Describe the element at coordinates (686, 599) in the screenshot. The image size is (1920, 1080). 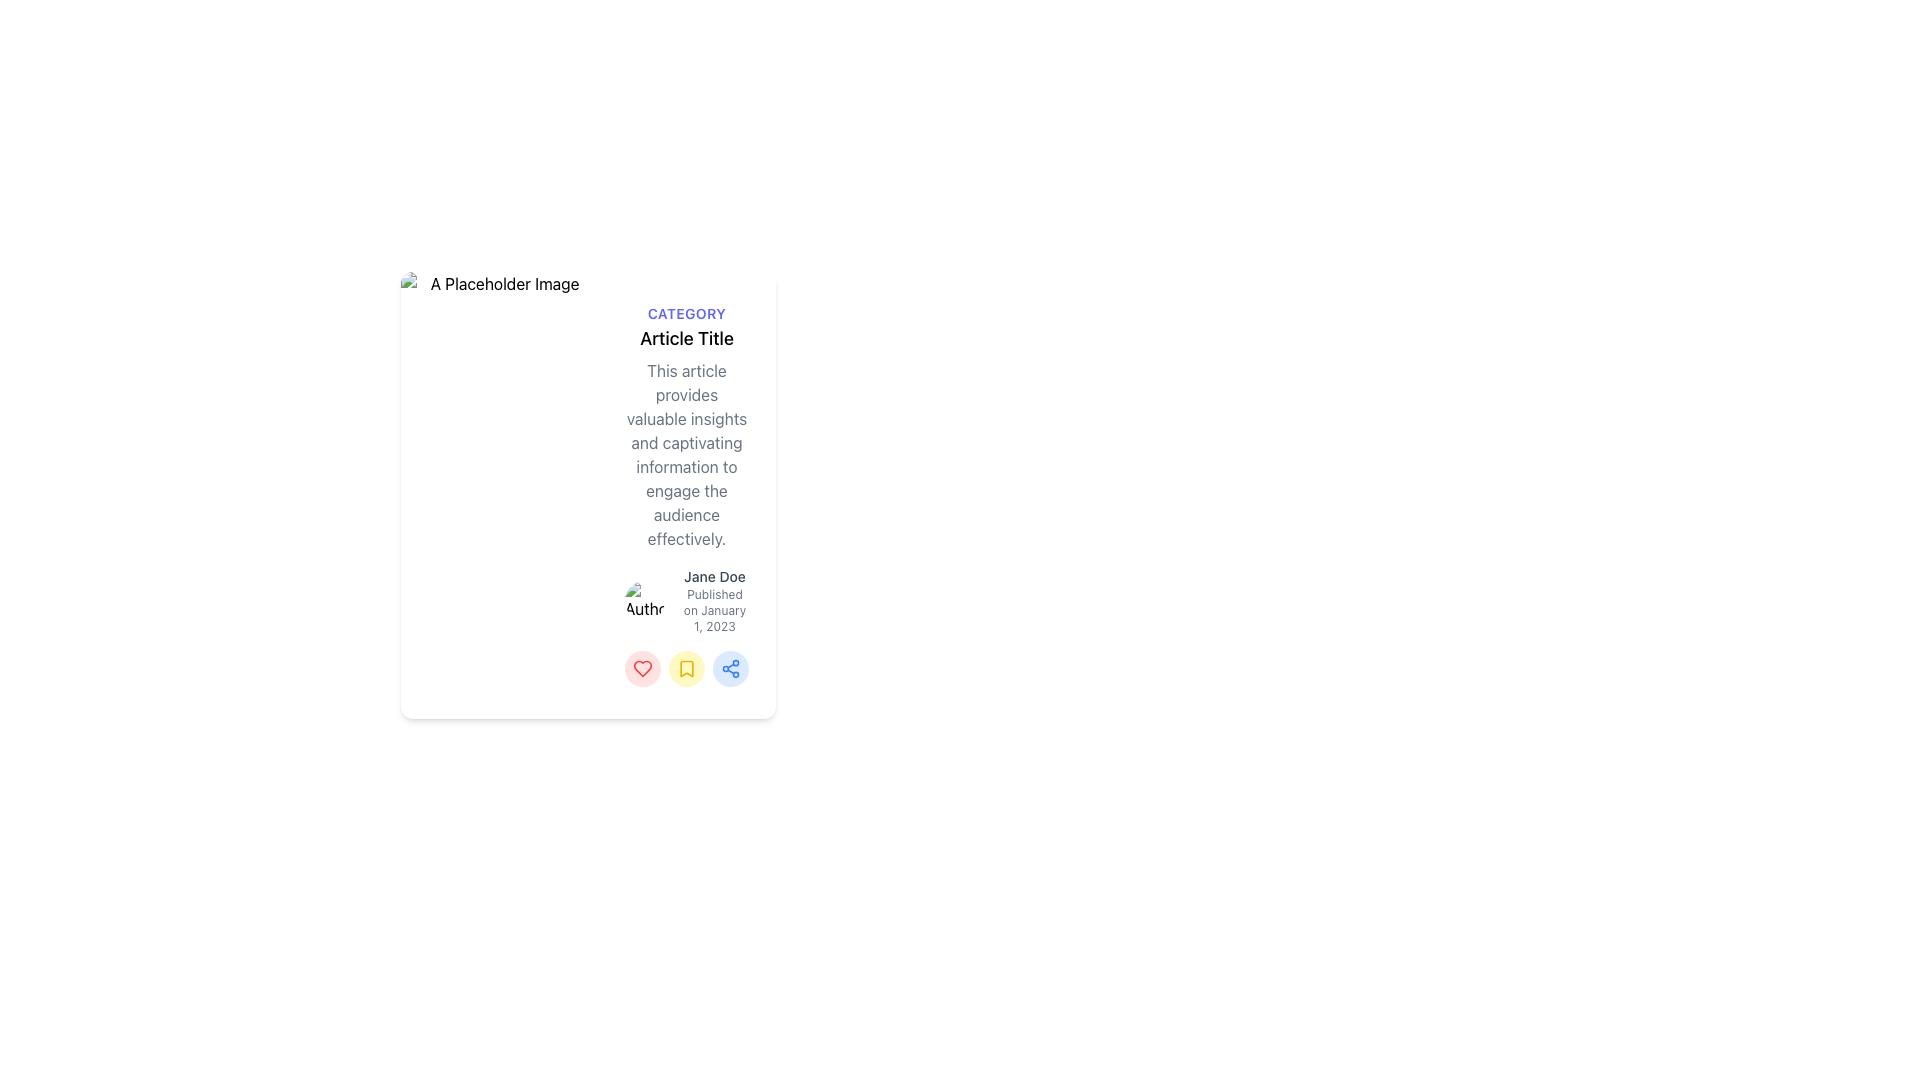
I see `information displayed in the Author Info section located in the lower-middle section of the card, directly below the article's description` at that location.